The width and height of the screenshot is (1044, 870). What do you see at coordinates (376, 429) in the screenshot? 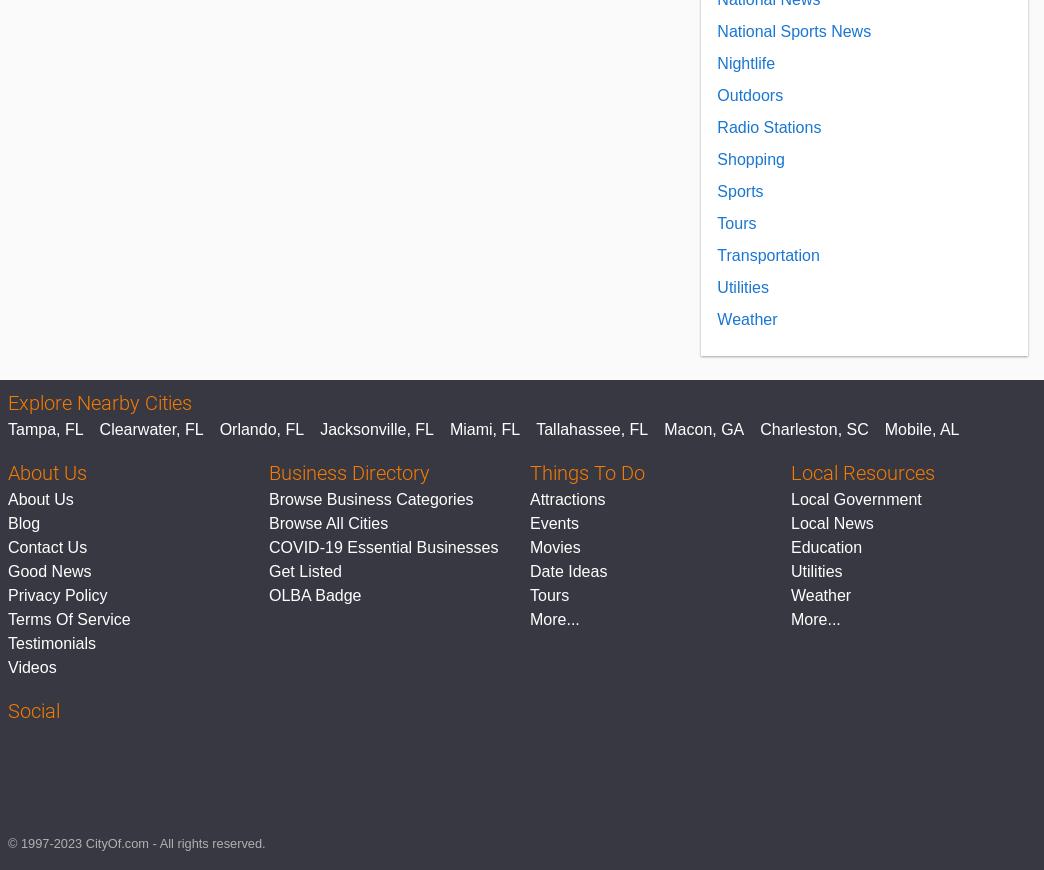
I see `'Jacksonville, FL'` at bounding box center [376, 429].